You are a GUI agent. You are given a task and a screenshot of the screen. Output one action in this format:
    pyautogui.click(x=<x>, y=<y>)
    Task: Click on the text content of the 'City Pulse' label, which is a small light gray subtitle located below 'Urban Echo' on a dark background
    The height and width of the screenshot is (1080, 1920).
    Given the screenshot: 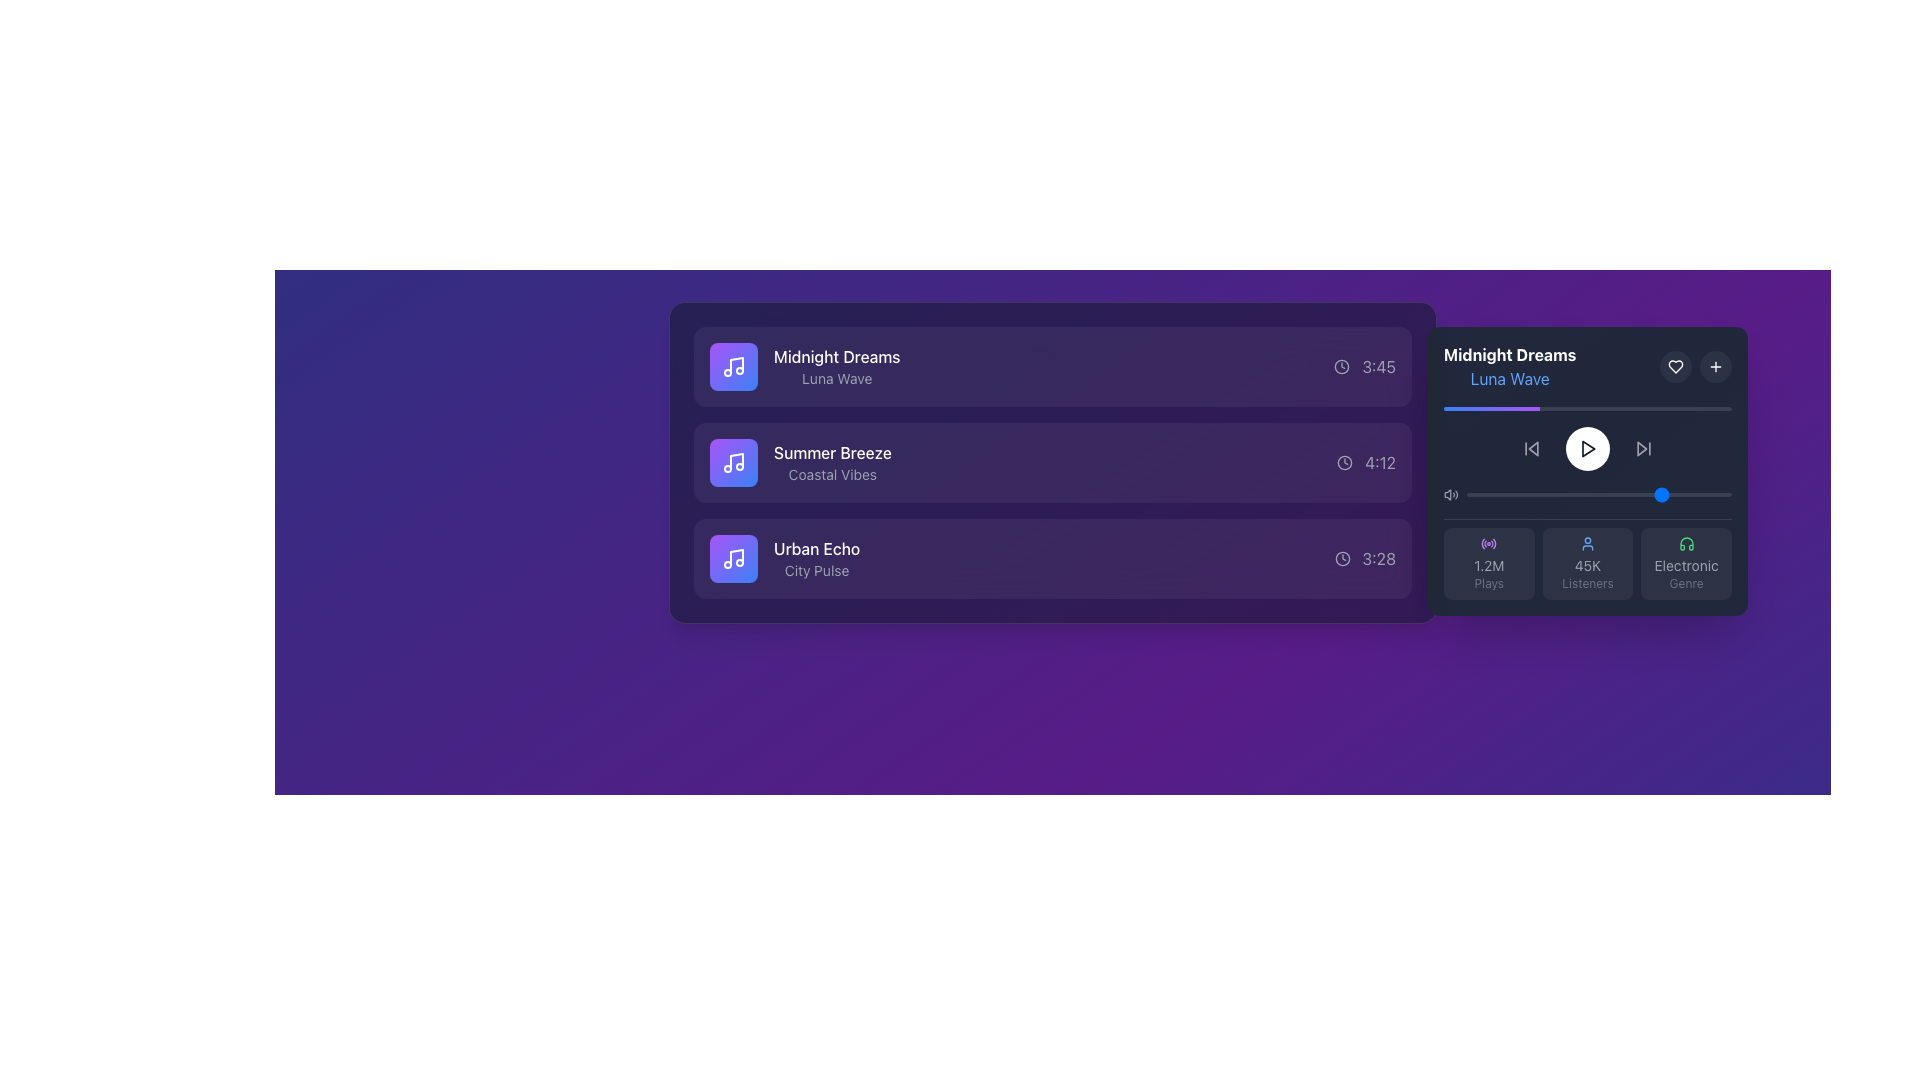 What is the action you would take?
    pyautogui.click(x=817, y=570)
    